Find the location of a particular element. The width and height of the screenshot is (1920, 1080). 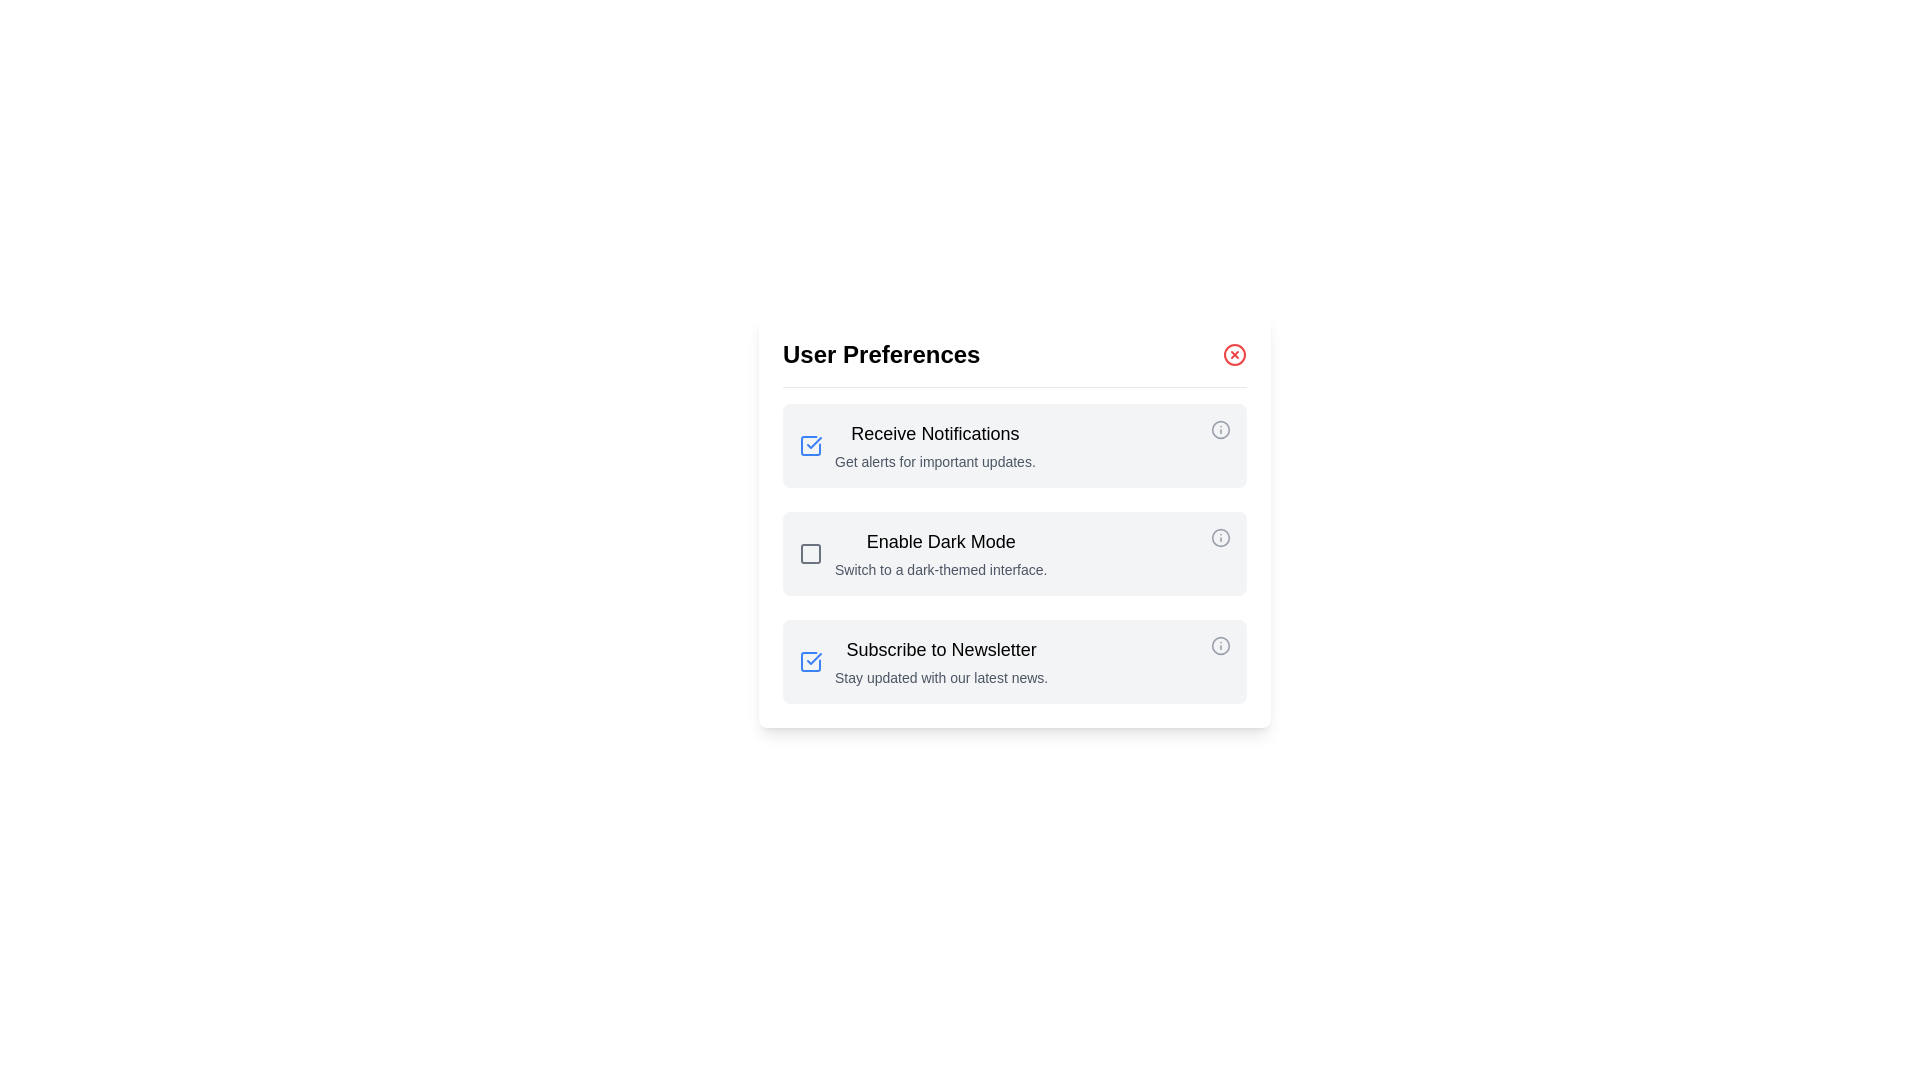

the Text label that contains the message 'Stay updated with our latest news.' which is positioned below the title 'Subscribe to Newsletter' in the subscription preferences section is located at coordinates (940, 677).